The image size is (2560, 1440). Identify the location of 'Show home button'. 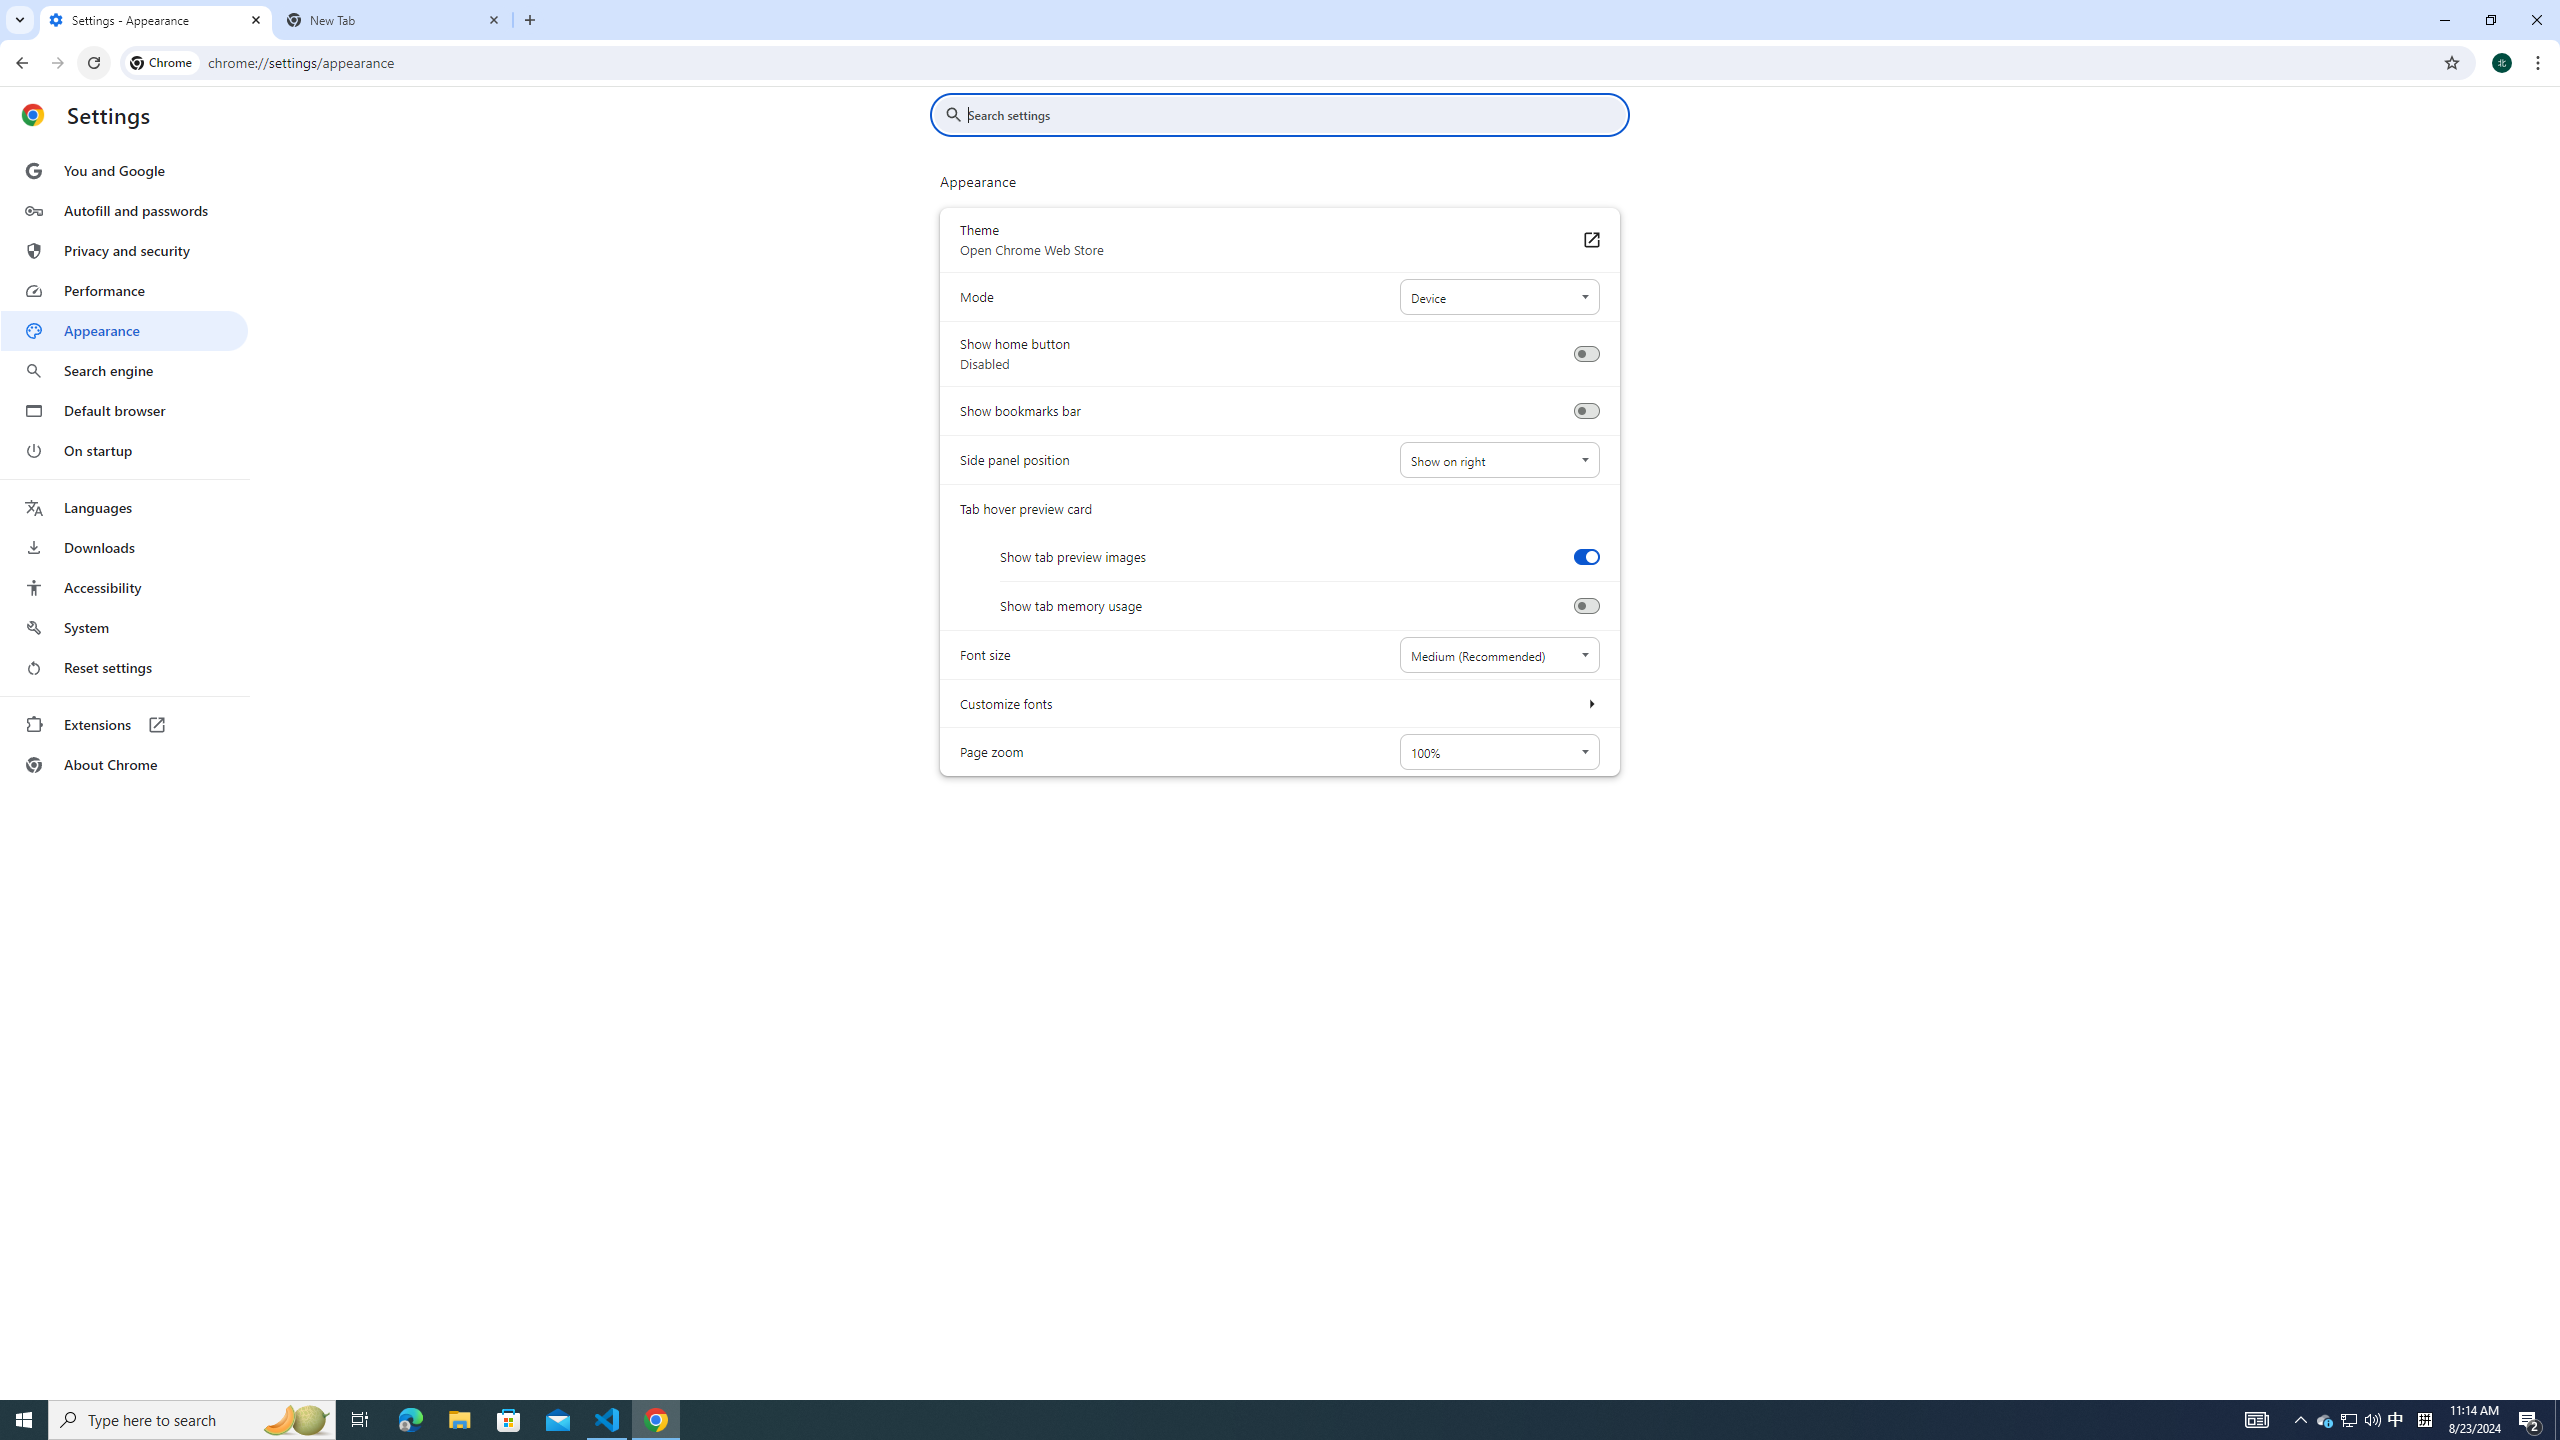
(1585, 353).